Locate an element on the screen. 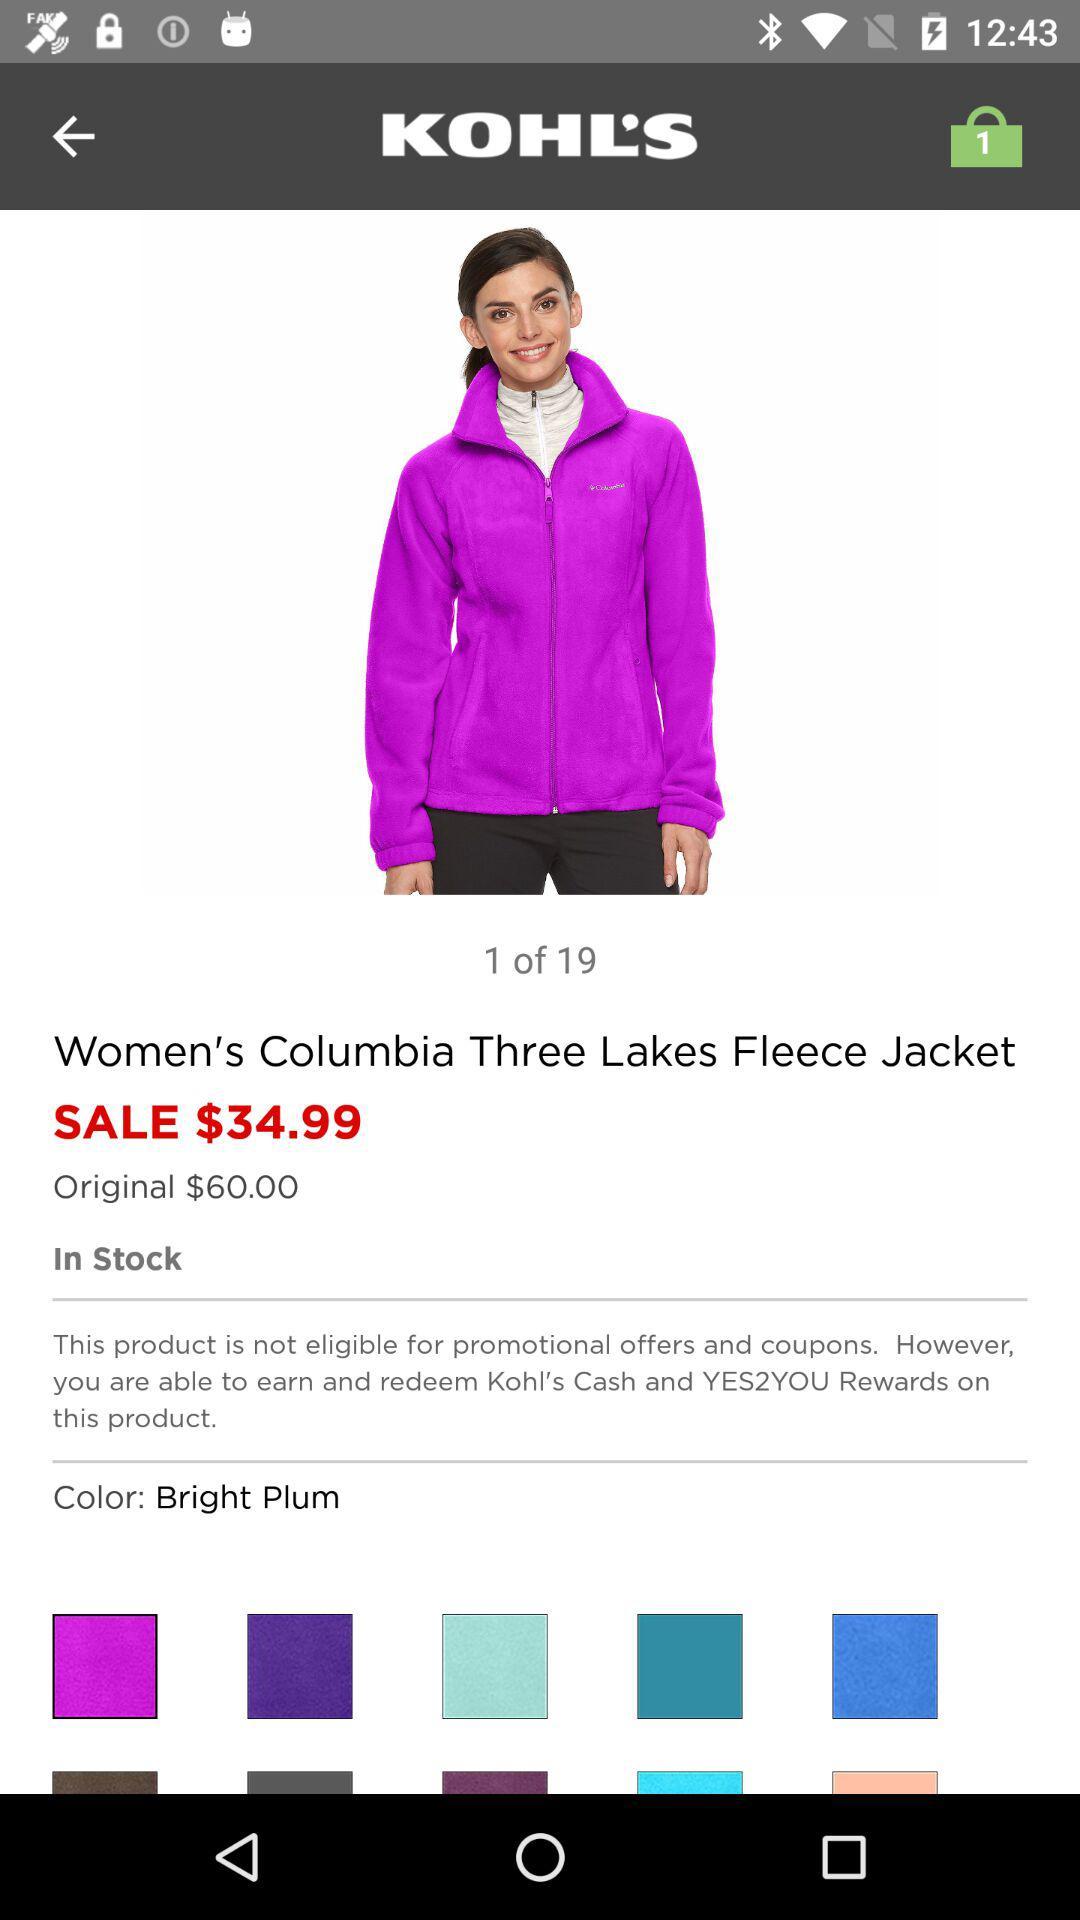  choose color is located at coordinates (494, 1666).